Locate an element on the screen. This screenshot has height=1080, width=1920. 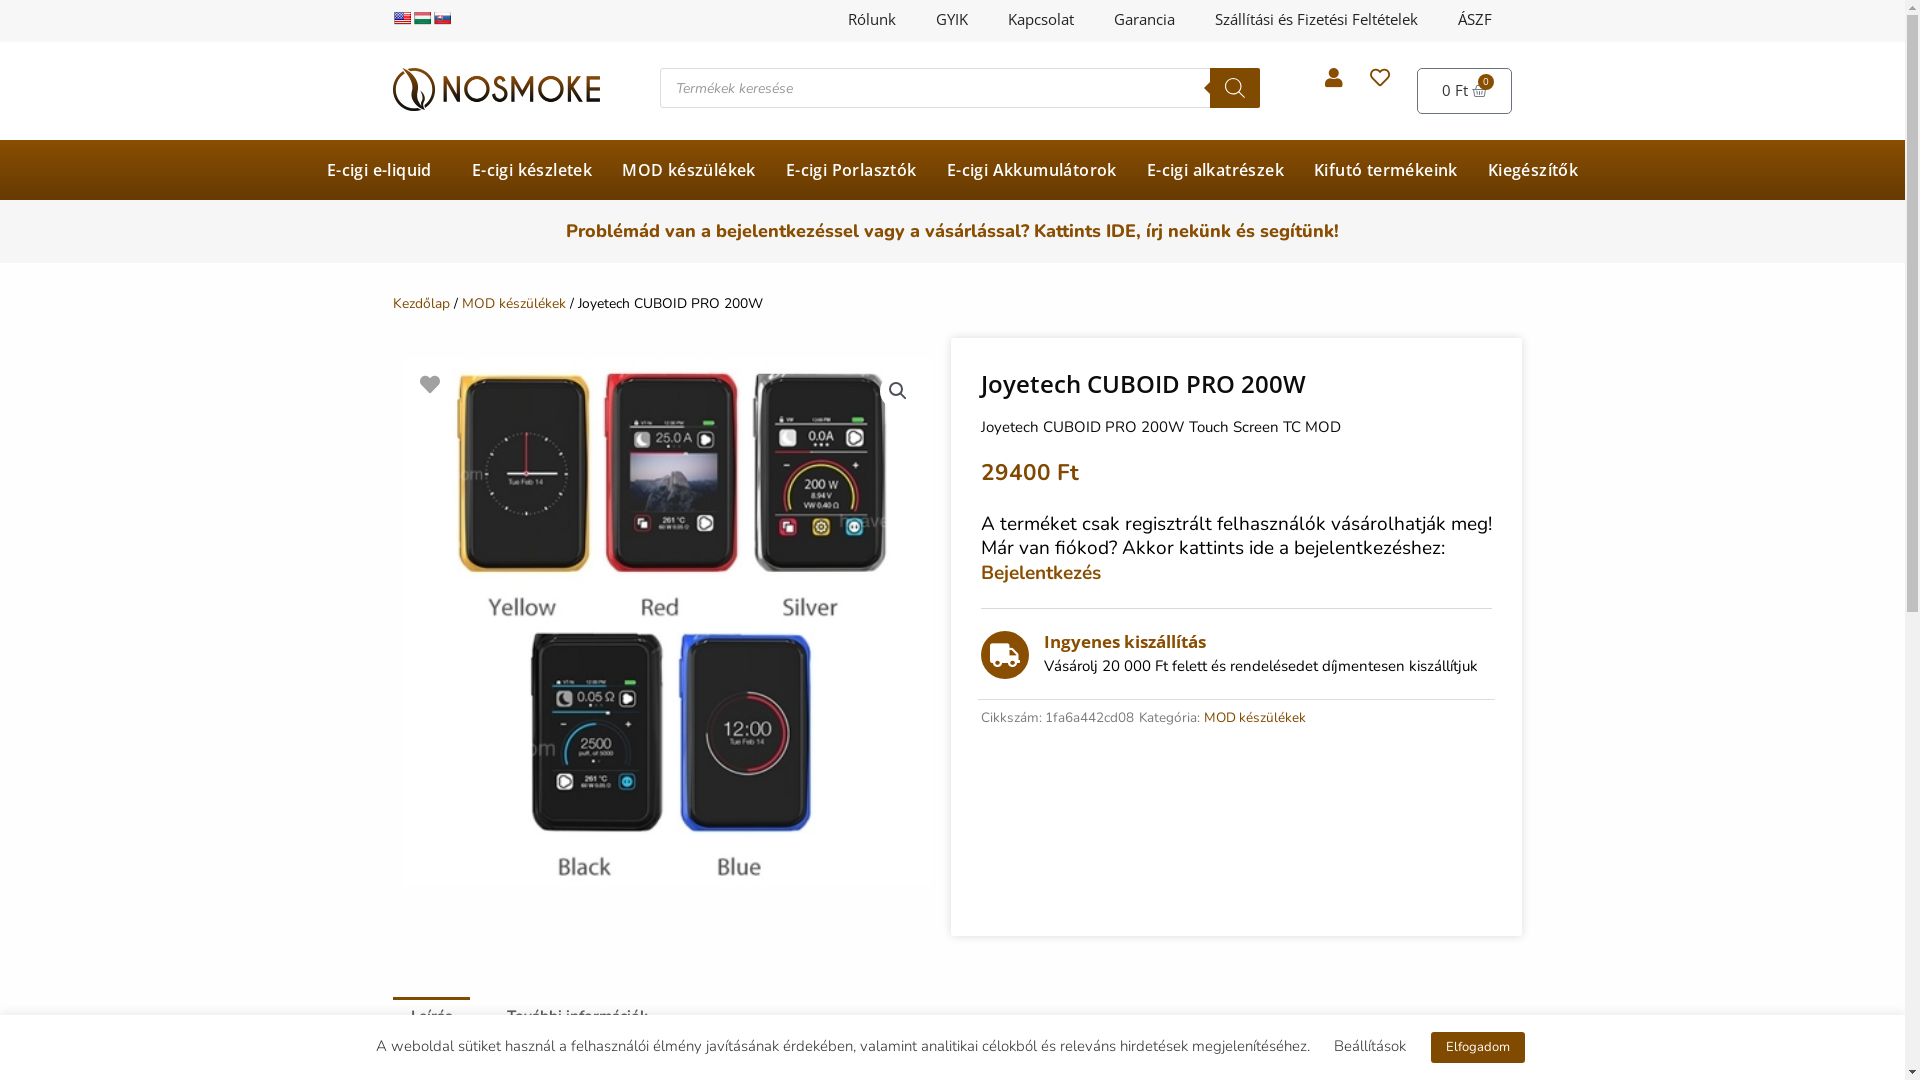
'Slovak' is located at coordinates (440, 18).